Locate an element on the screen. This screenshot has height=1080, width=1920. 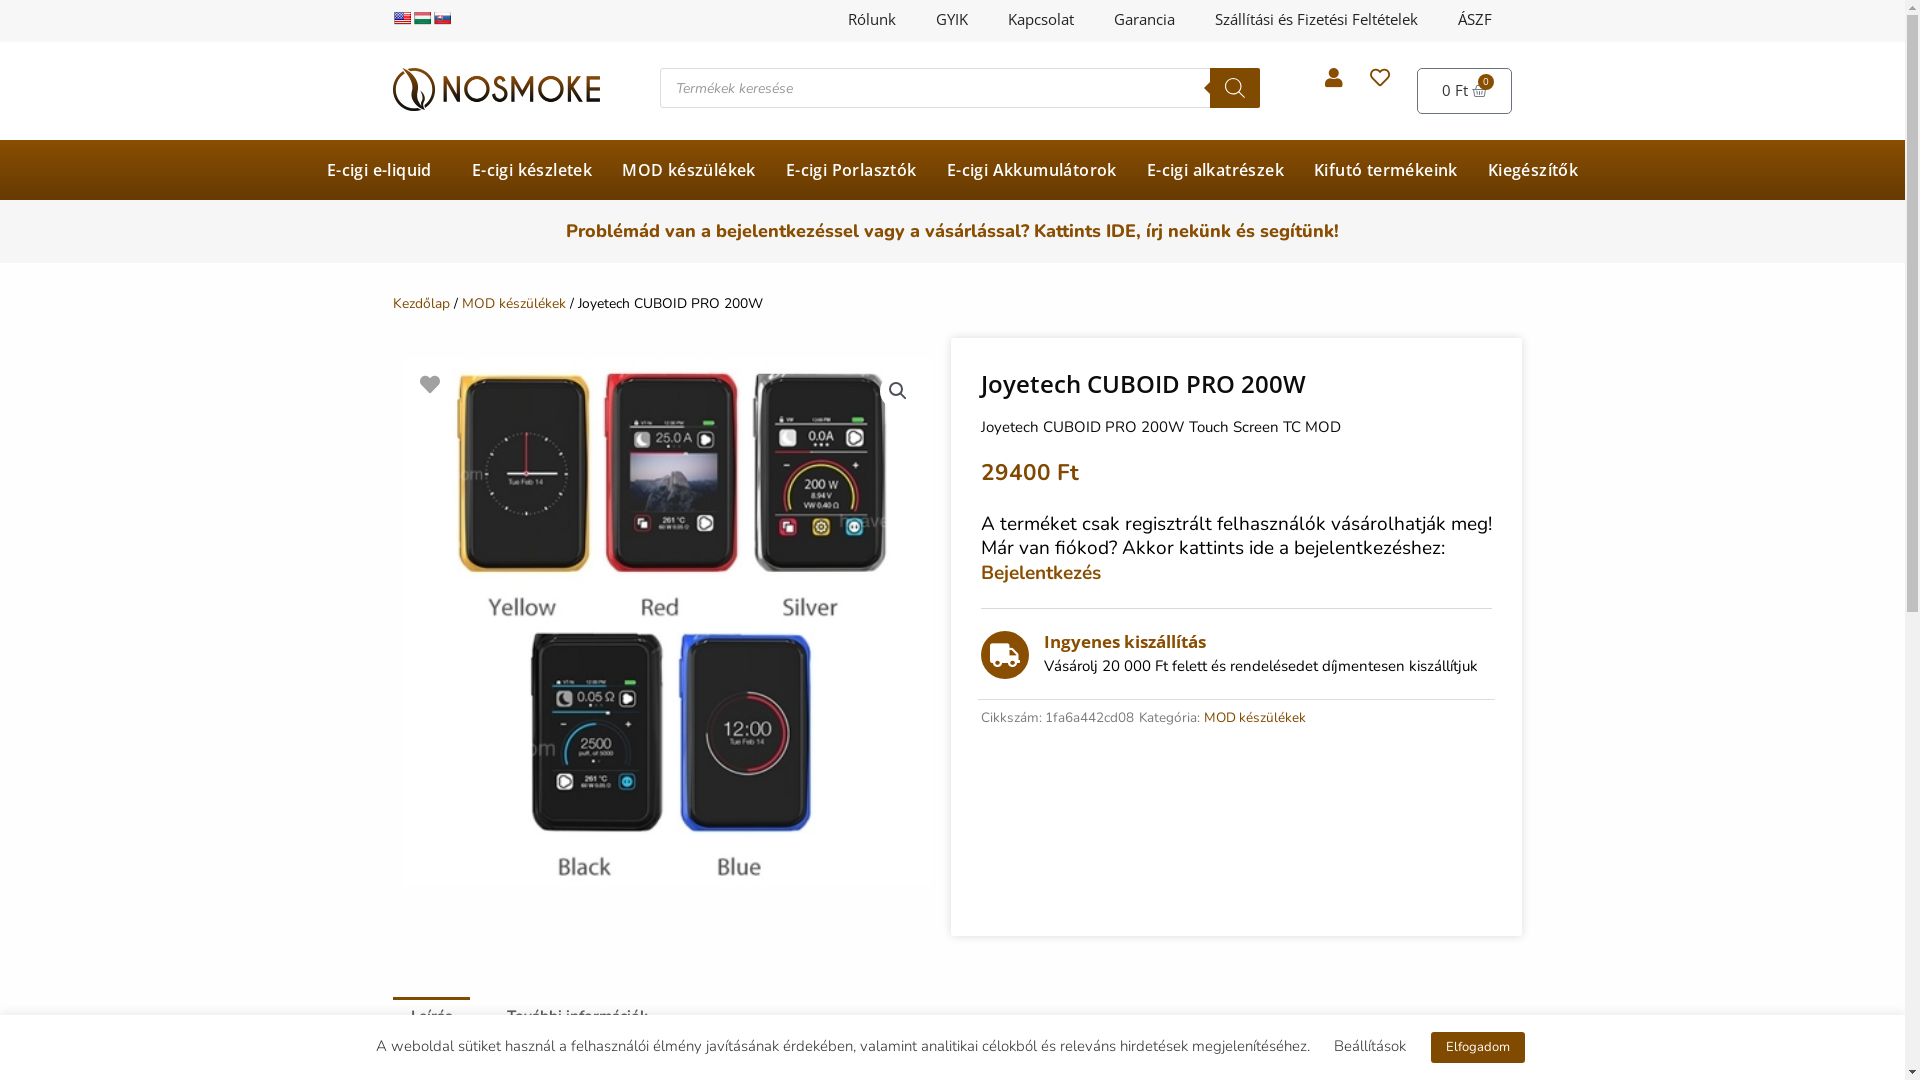
'Slovak' is located at coordinates (440, 18).